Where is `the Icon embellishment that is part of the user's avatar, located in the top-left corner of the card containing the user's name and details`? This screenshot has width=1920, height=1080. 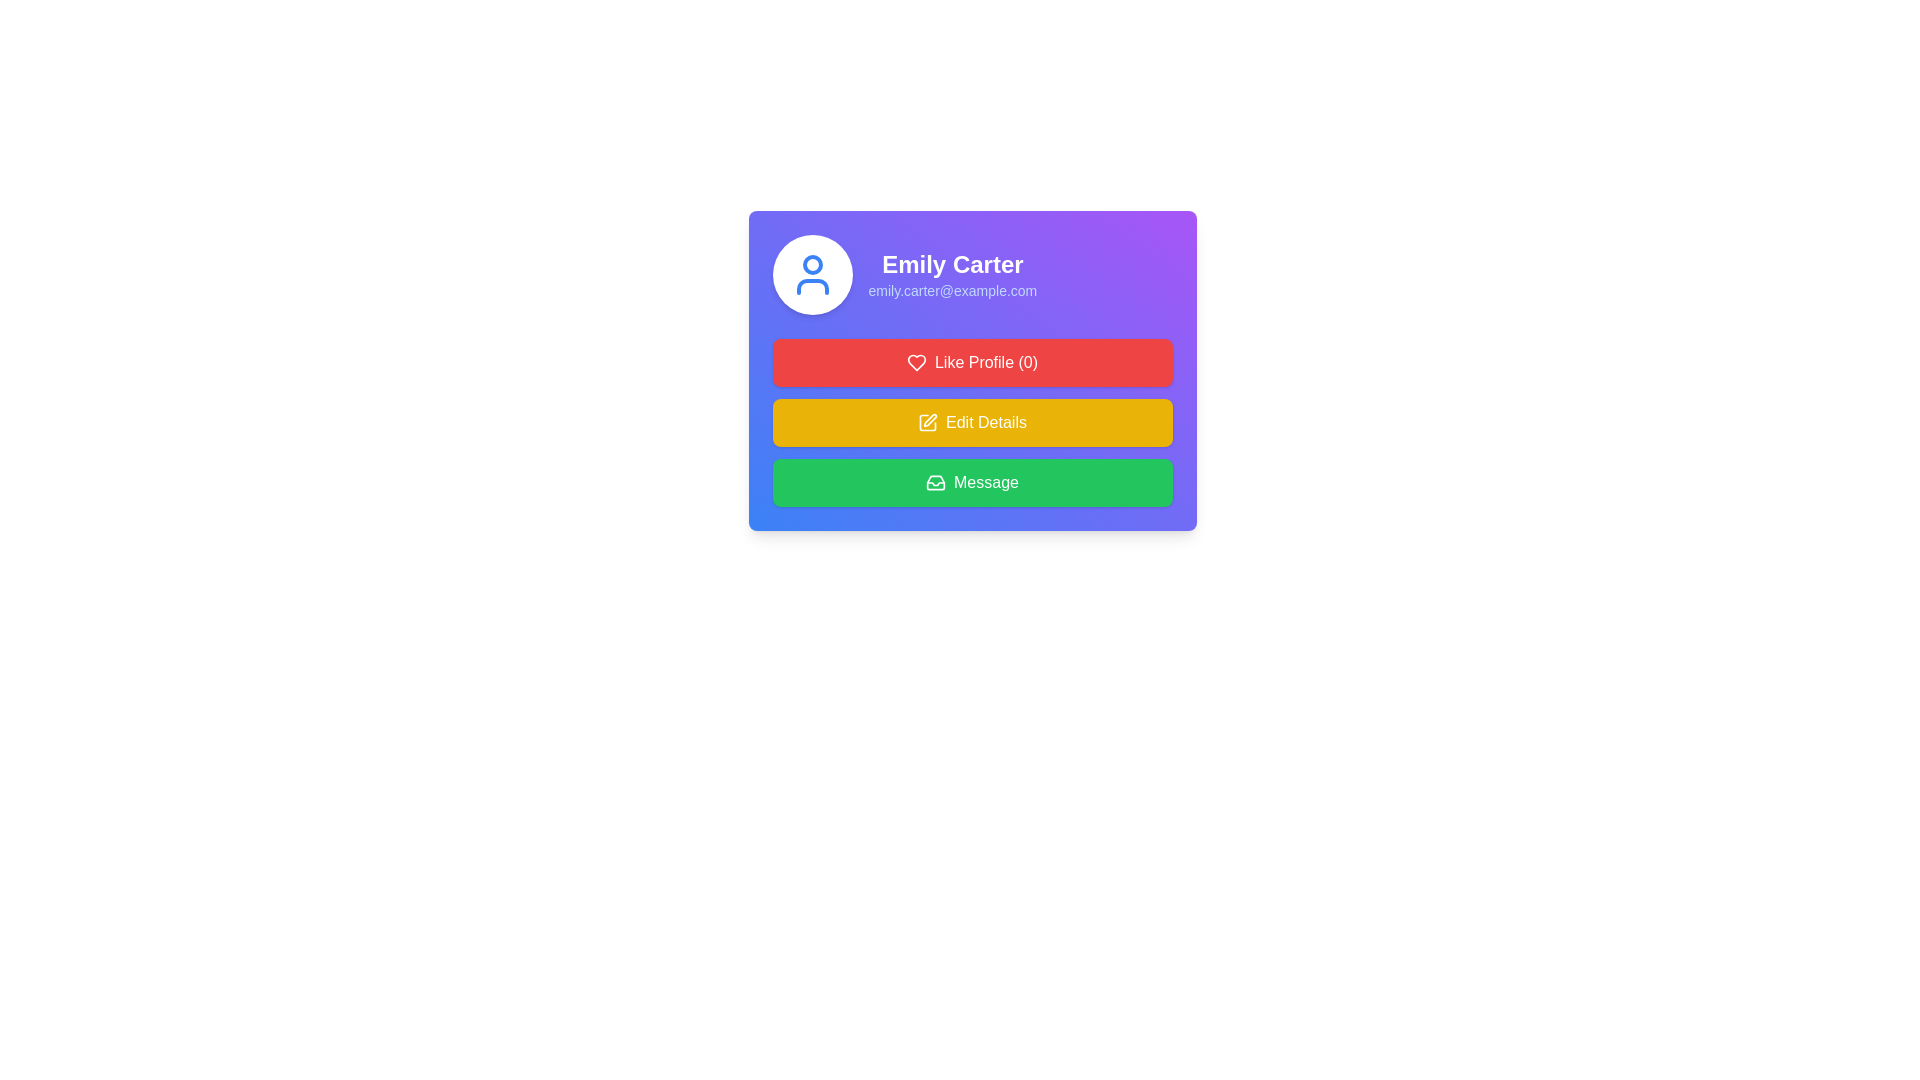 the Icon embellishment that is part of the user's avatar, located in the top-left corner of the card containing the user's name and details is located at coordinates (812, 264).